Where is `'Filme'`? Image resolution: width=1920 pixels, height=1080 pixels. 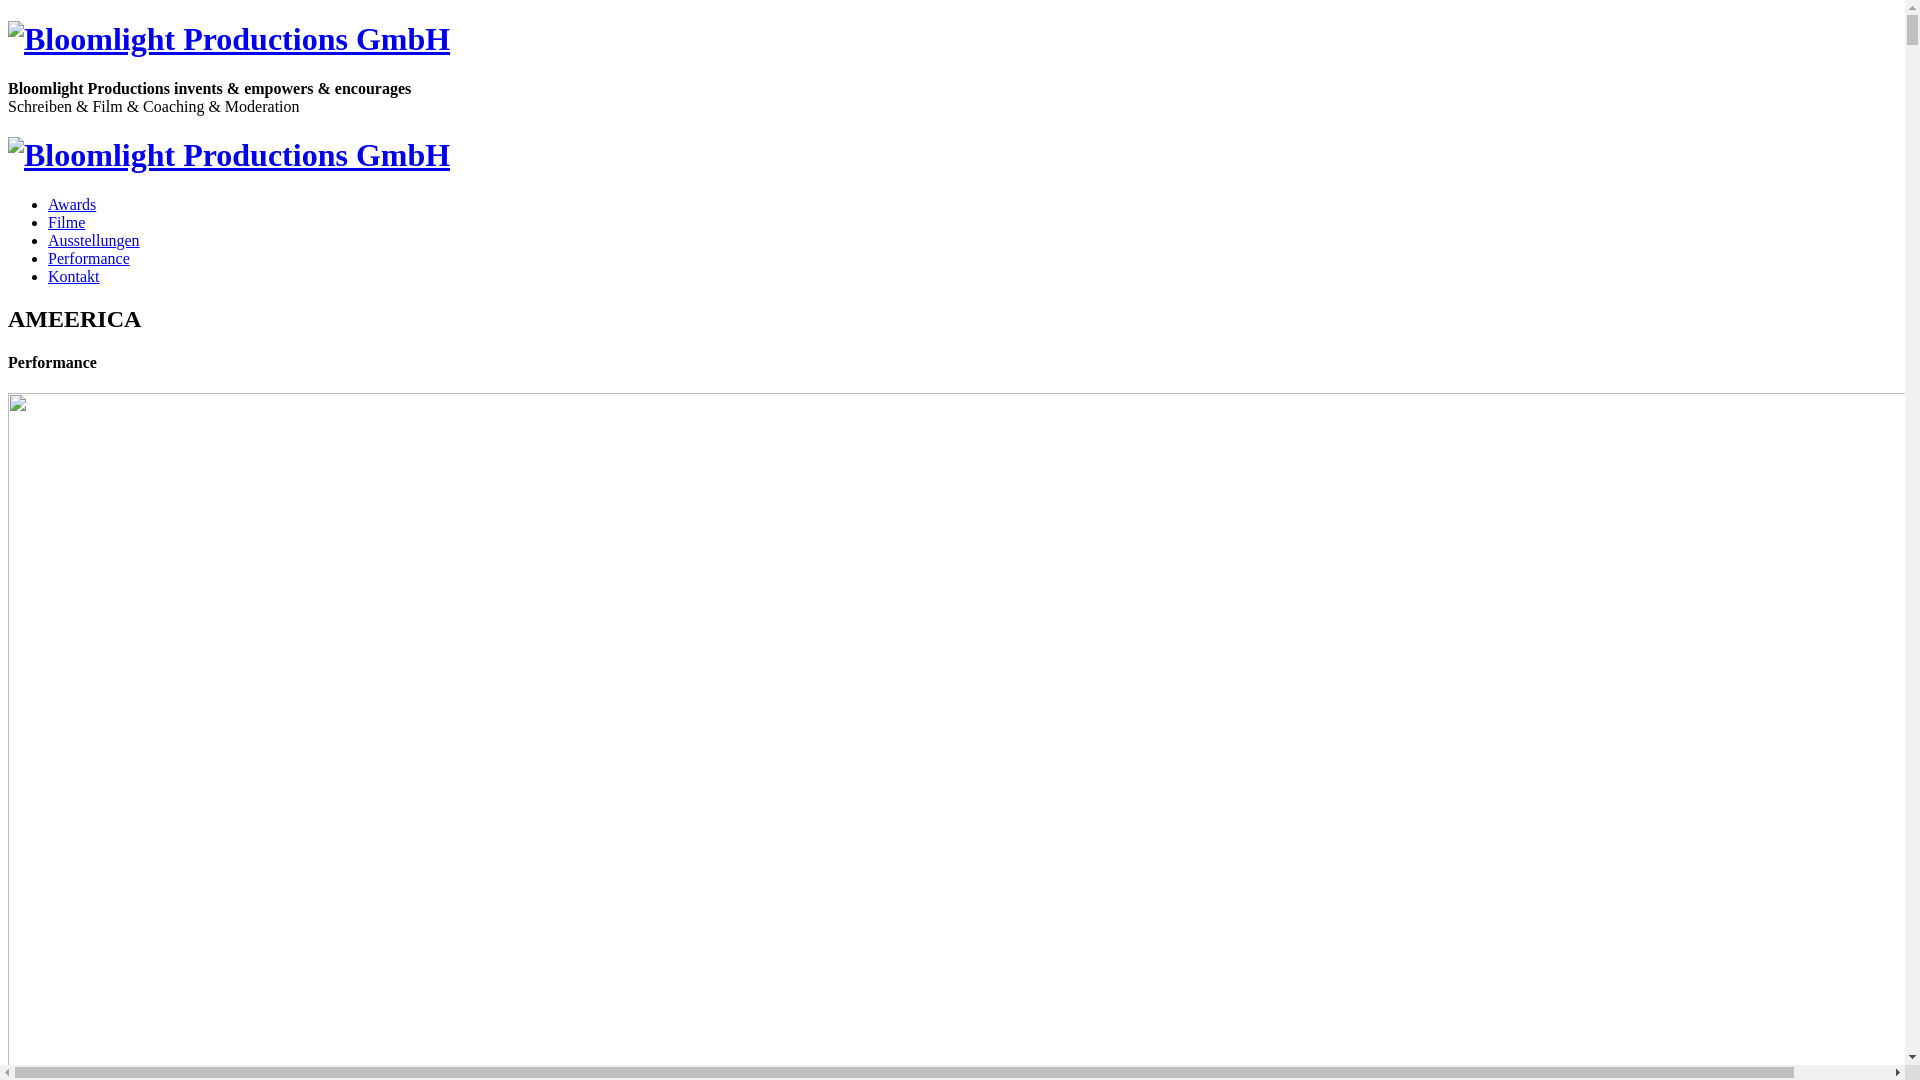 'Filme' is located at coordinates (66, 222).